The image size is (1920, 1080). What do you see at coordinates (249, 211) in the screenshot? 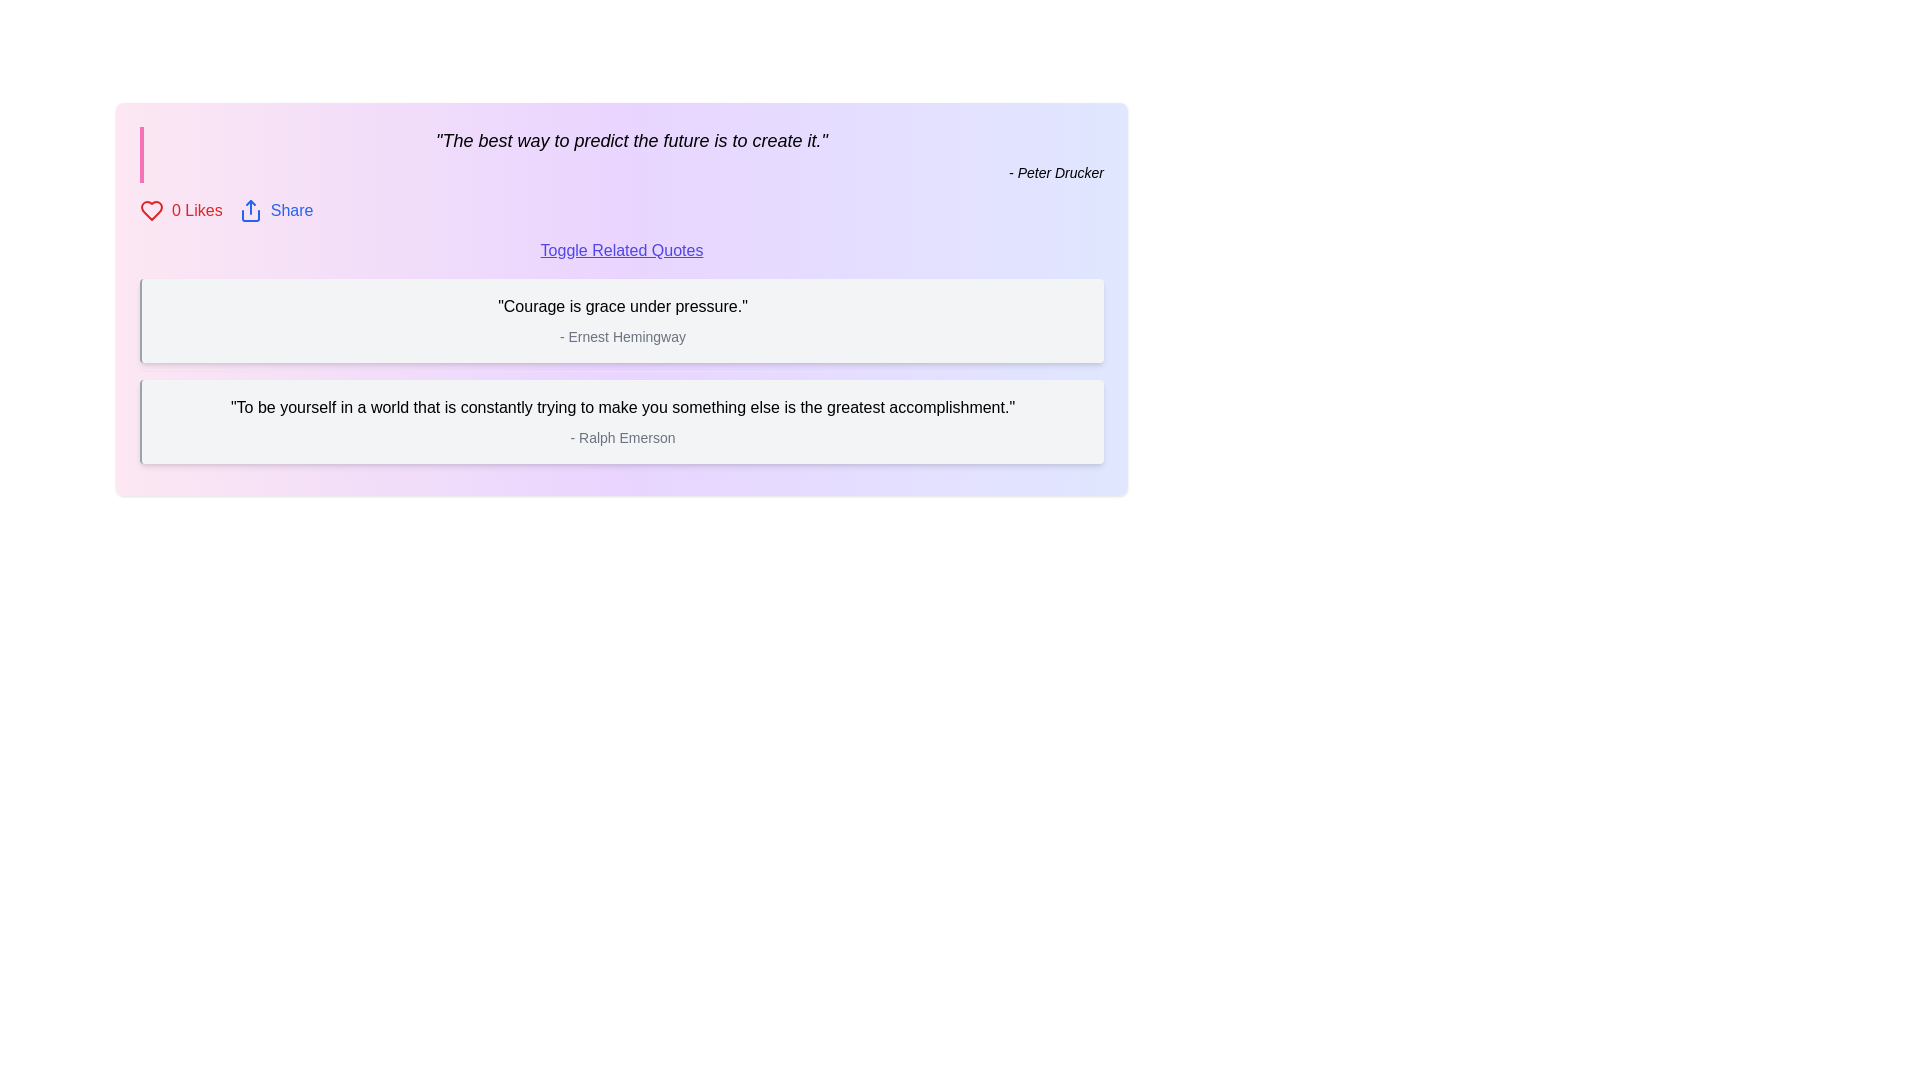
I see `the share icon located to the immediate left of the 'Share' text link to initiate the share action` at bounding box center [249, 211].